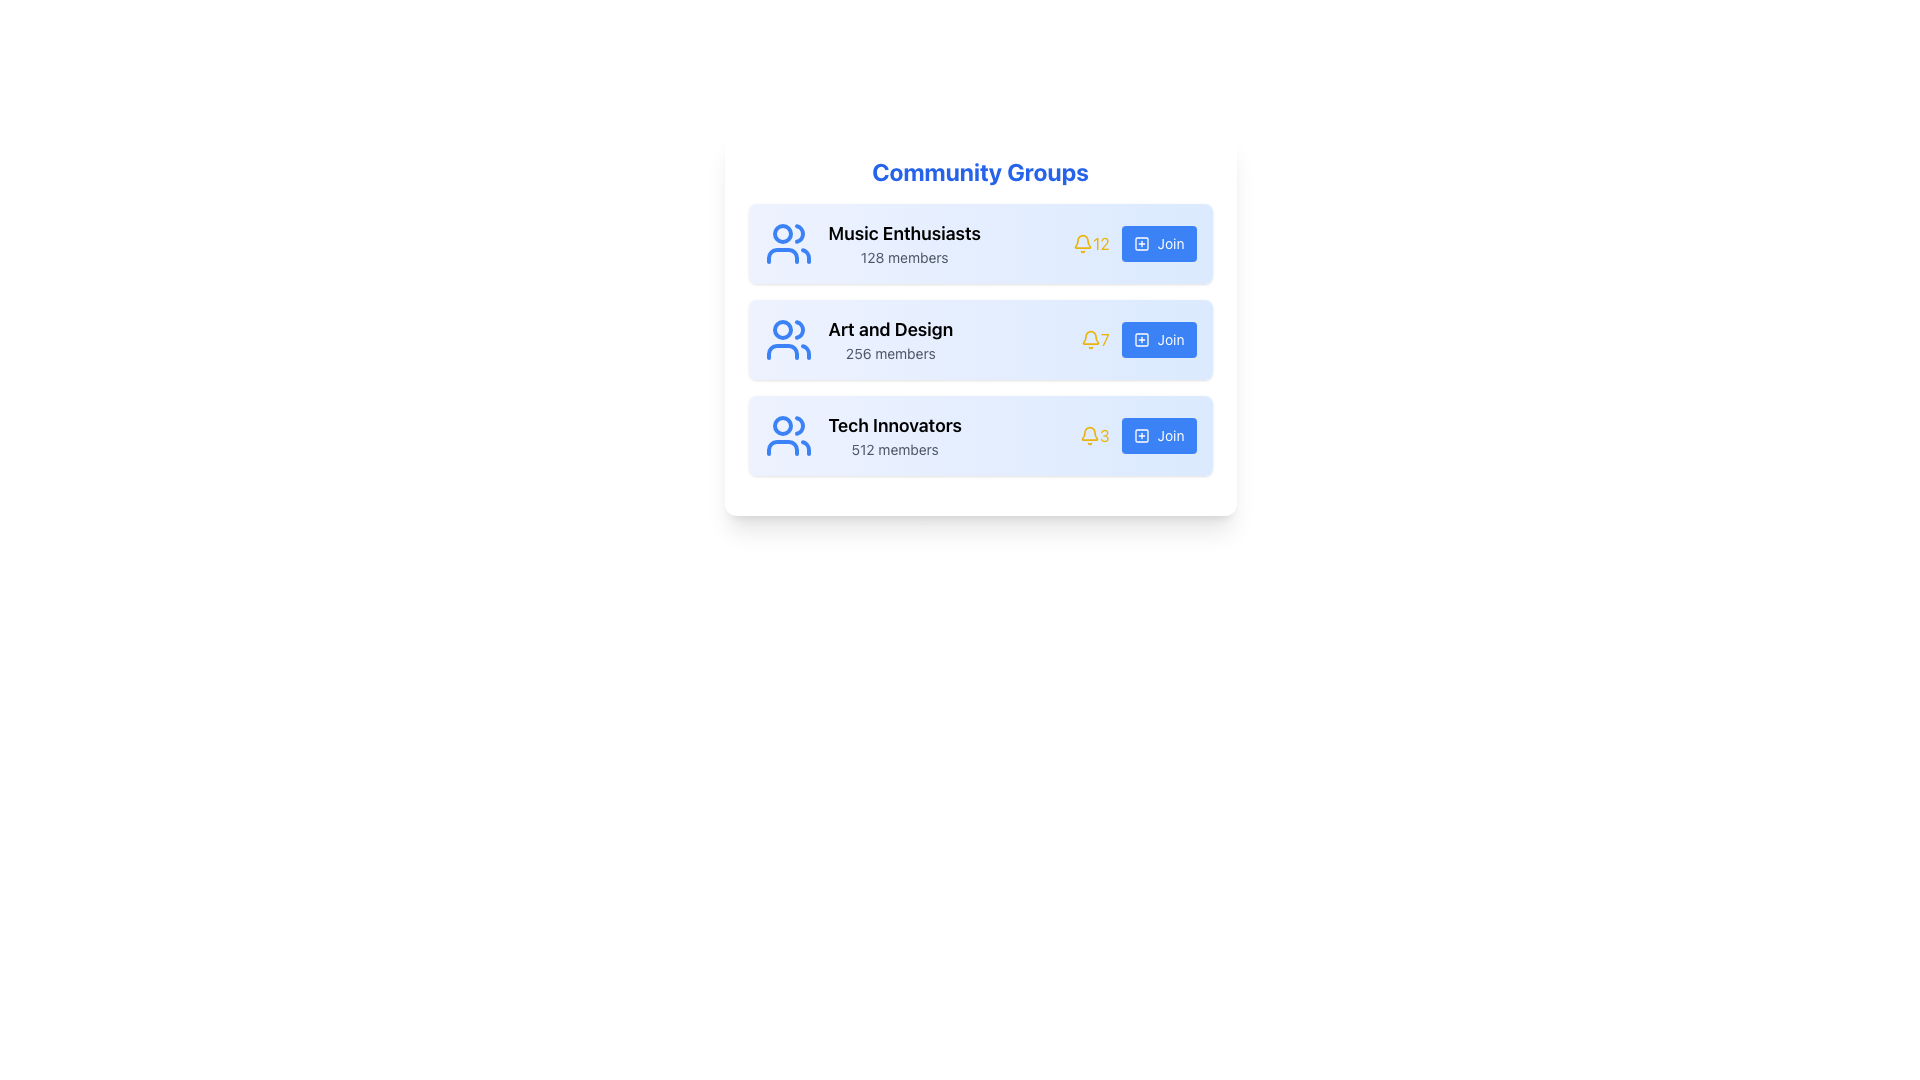  Describe the element at coordinates (903, 257) in the screenshot. I see `the static text label displaying '128 members' located beneath the title 'Music Enthusiasts' in the first group card of the vertical list` at that location.